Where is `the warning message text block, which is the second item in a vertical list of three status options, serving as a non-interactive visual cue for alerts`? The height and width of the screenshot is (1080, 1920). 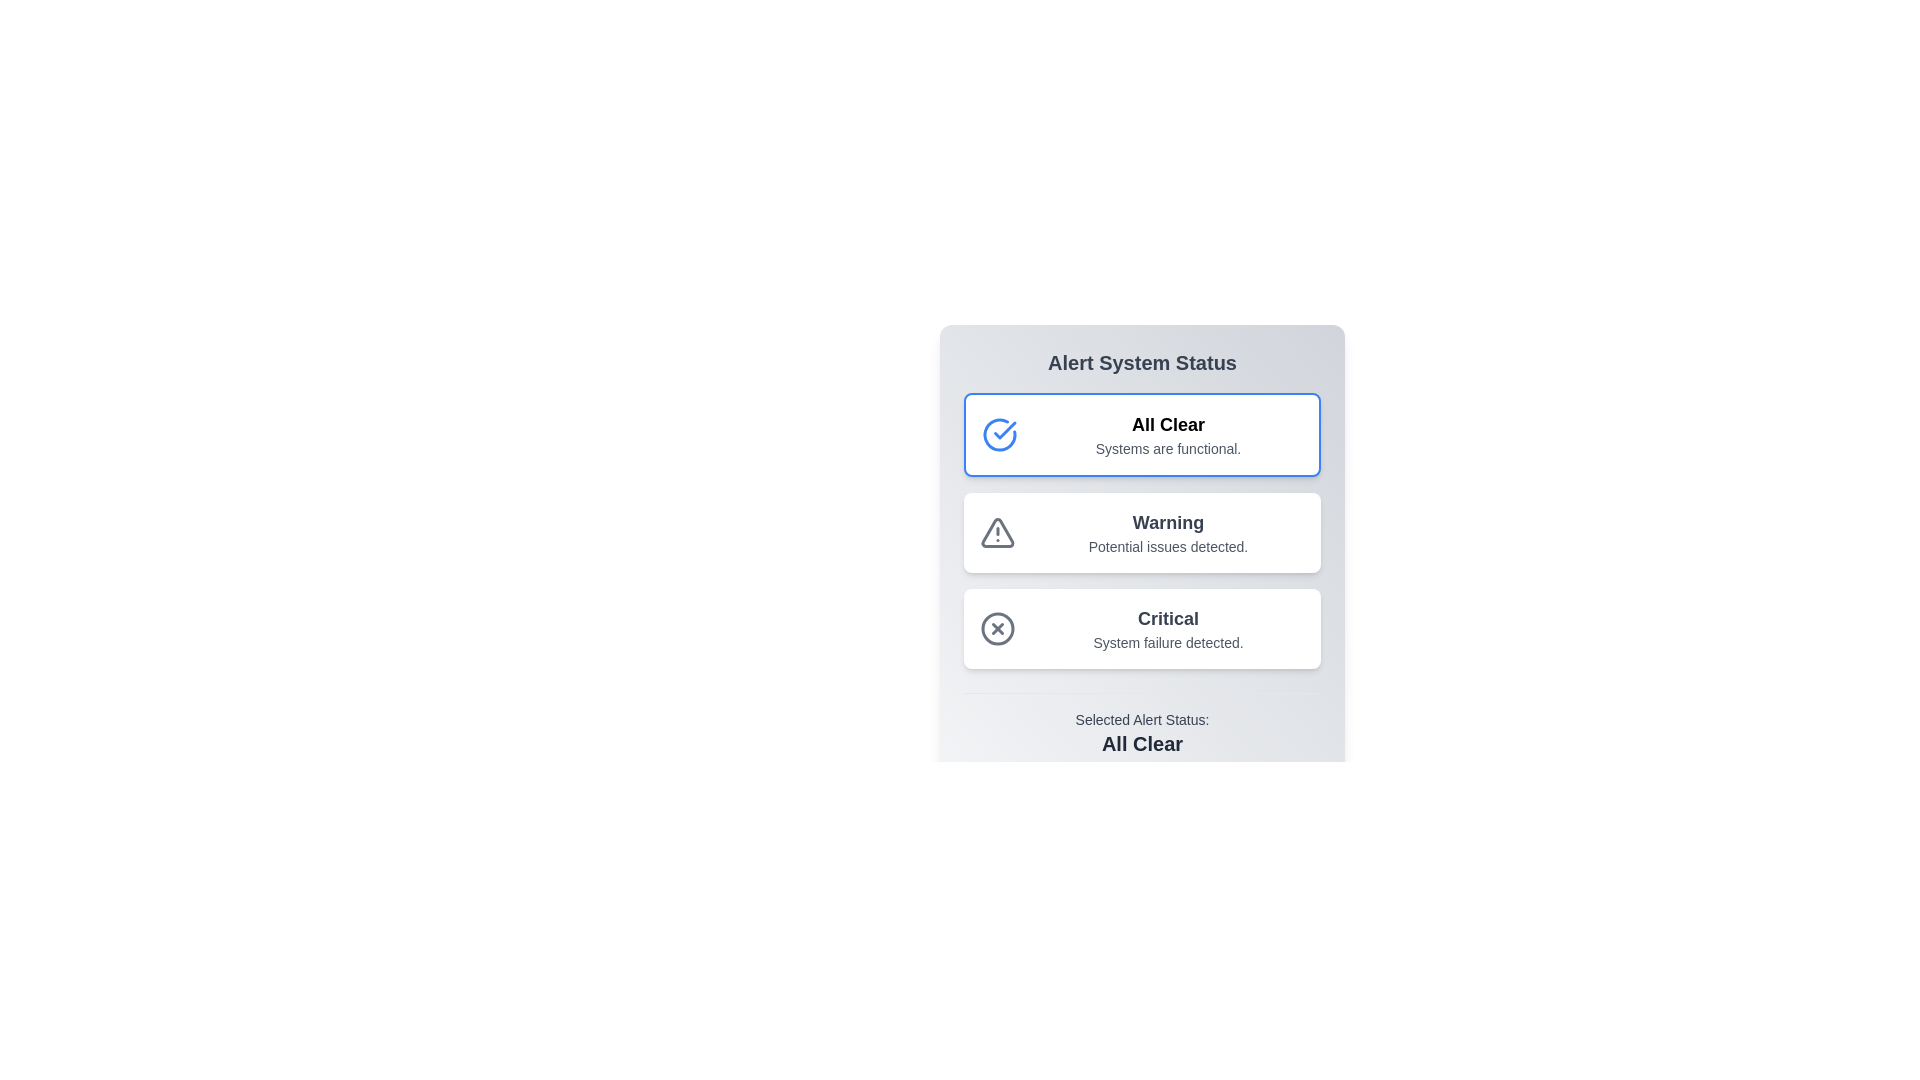 the warning message text block, which is the second item in a vertical list of three status options, serving as a non-interactive visual cue for alerts is located at coordinates (1168, 531).